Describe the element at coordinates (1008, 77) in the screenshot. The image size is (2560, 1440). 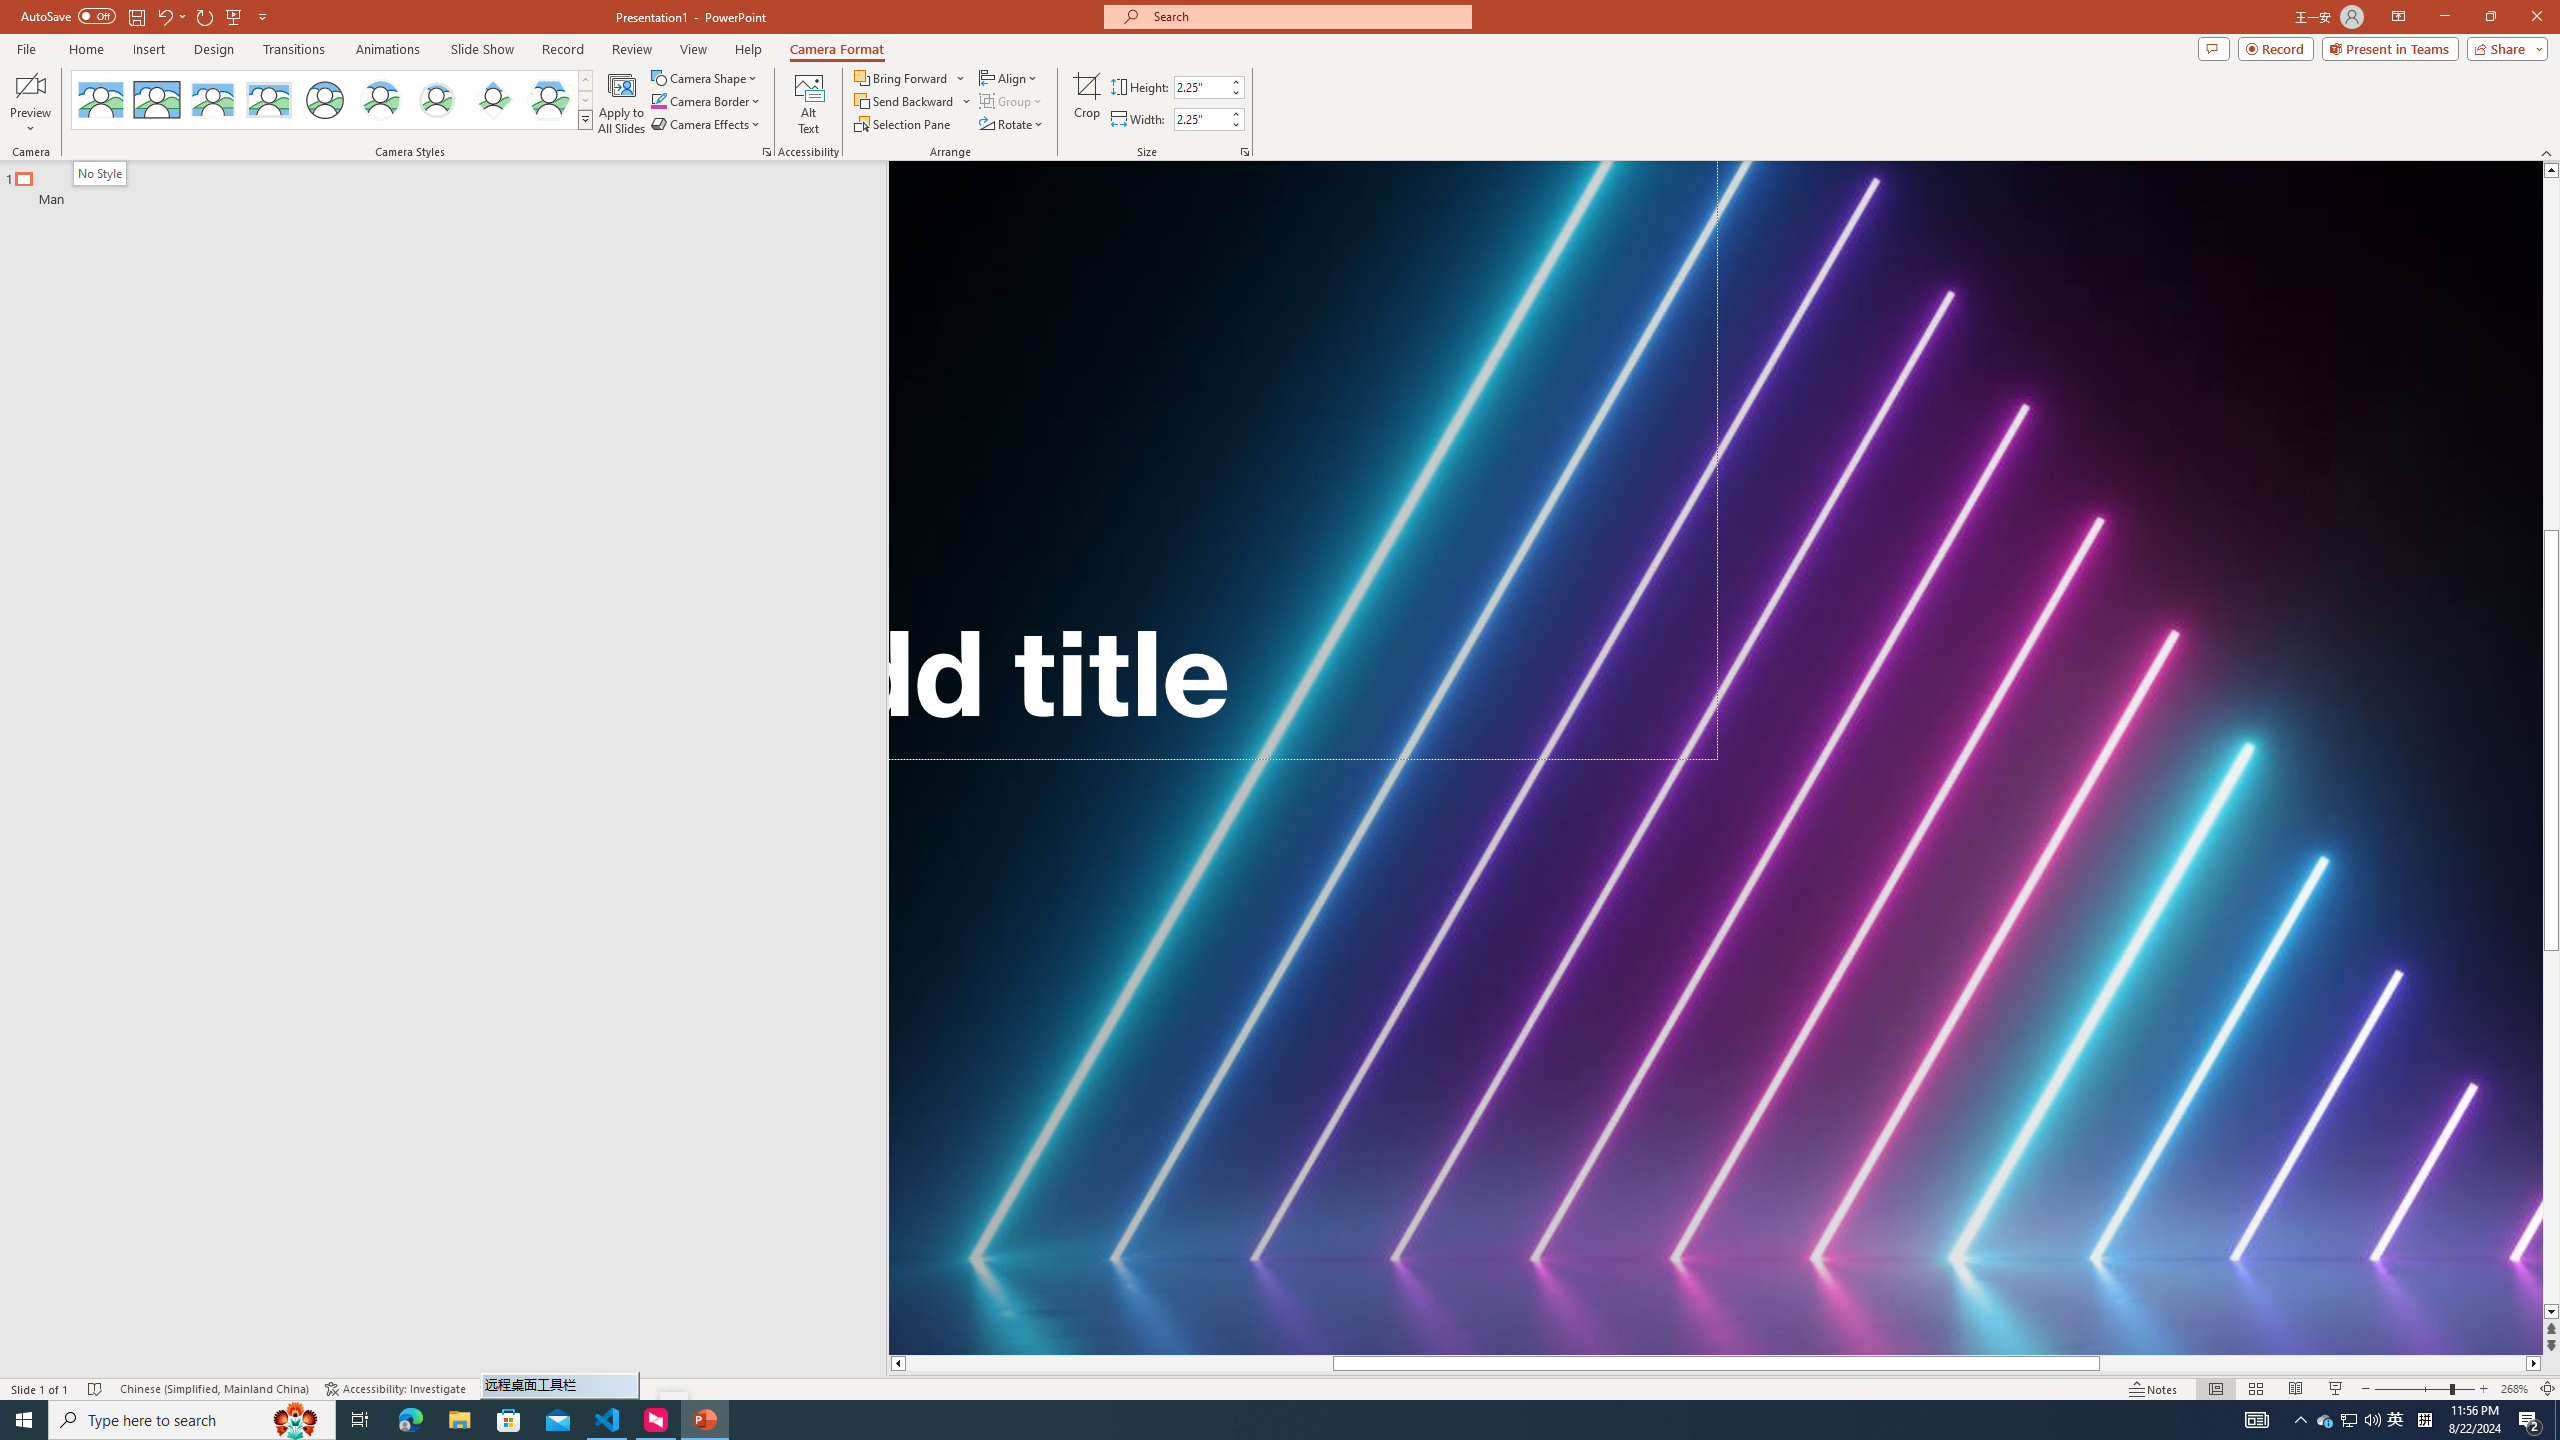
I see `'Align'` at that location.